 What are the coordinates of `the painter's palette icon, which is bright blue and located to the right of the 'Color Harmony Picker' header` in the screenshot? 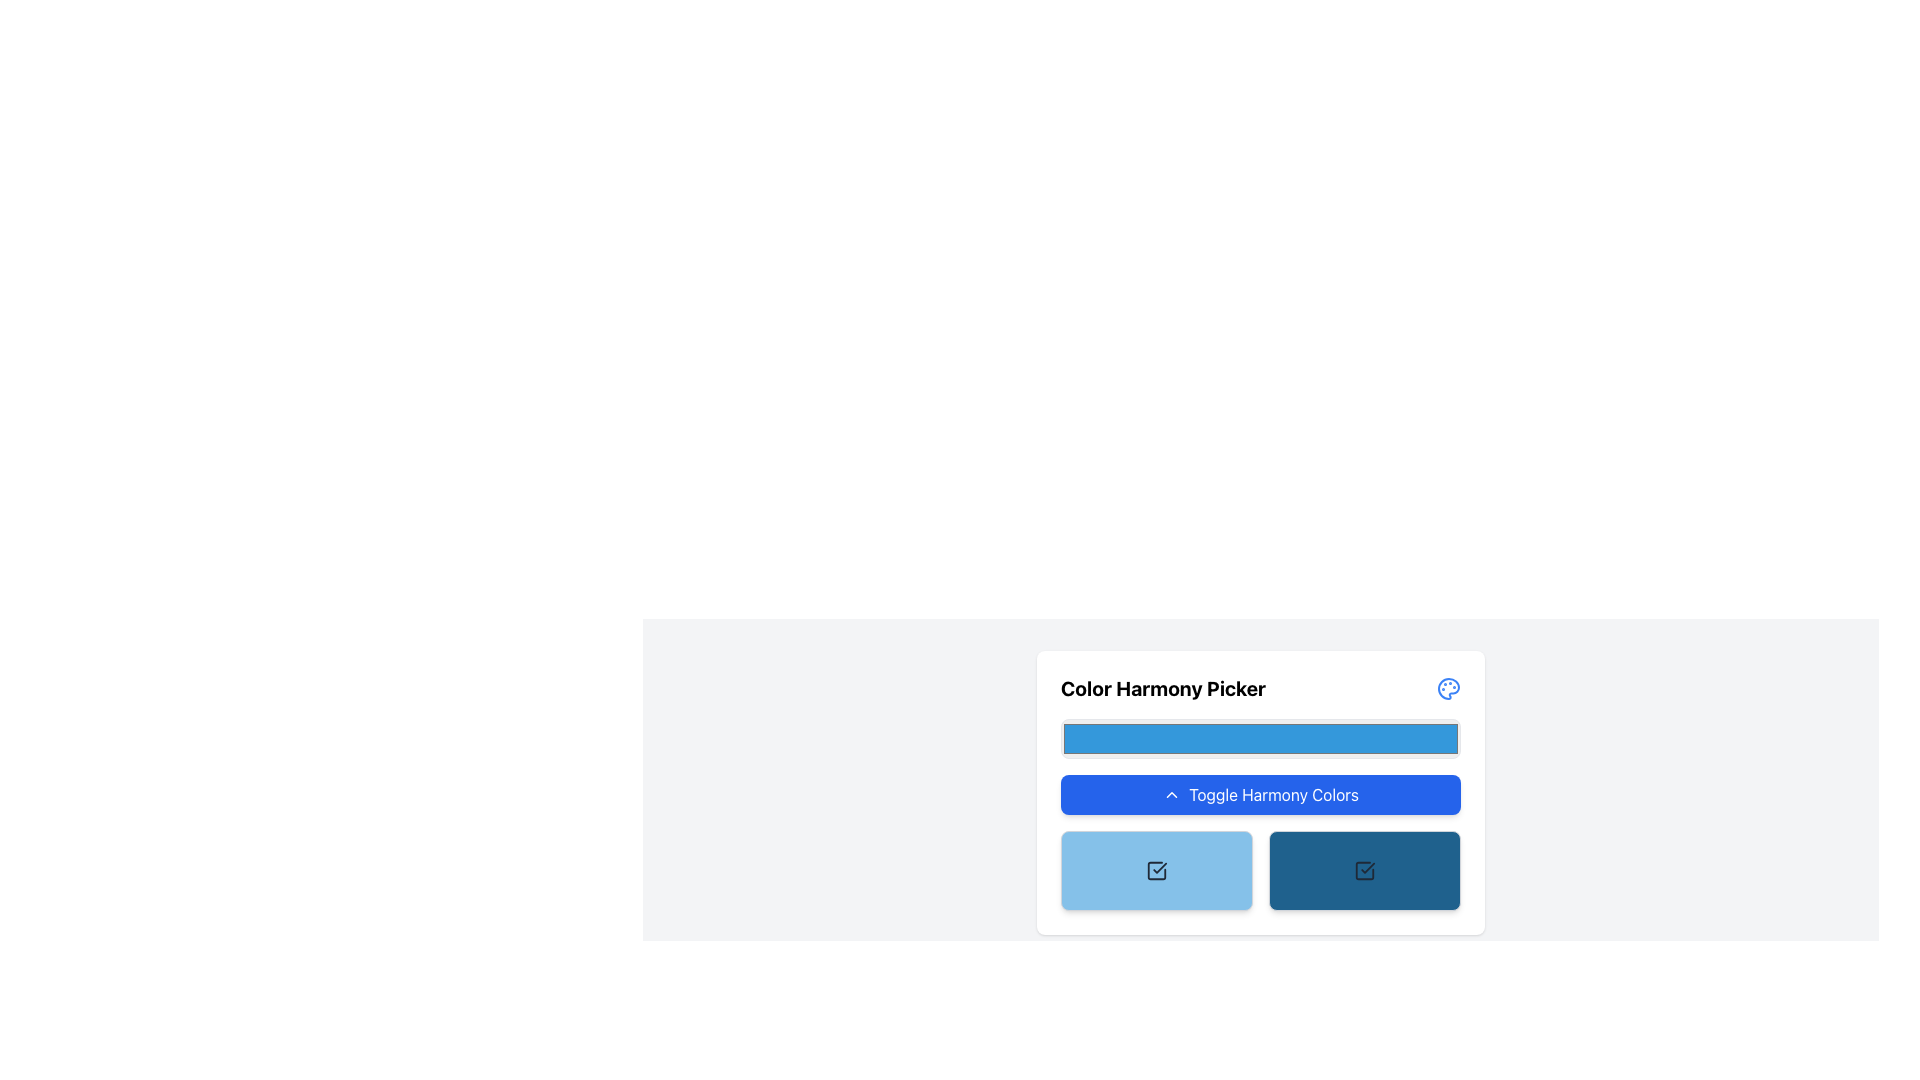 It's located at (1449, 688).